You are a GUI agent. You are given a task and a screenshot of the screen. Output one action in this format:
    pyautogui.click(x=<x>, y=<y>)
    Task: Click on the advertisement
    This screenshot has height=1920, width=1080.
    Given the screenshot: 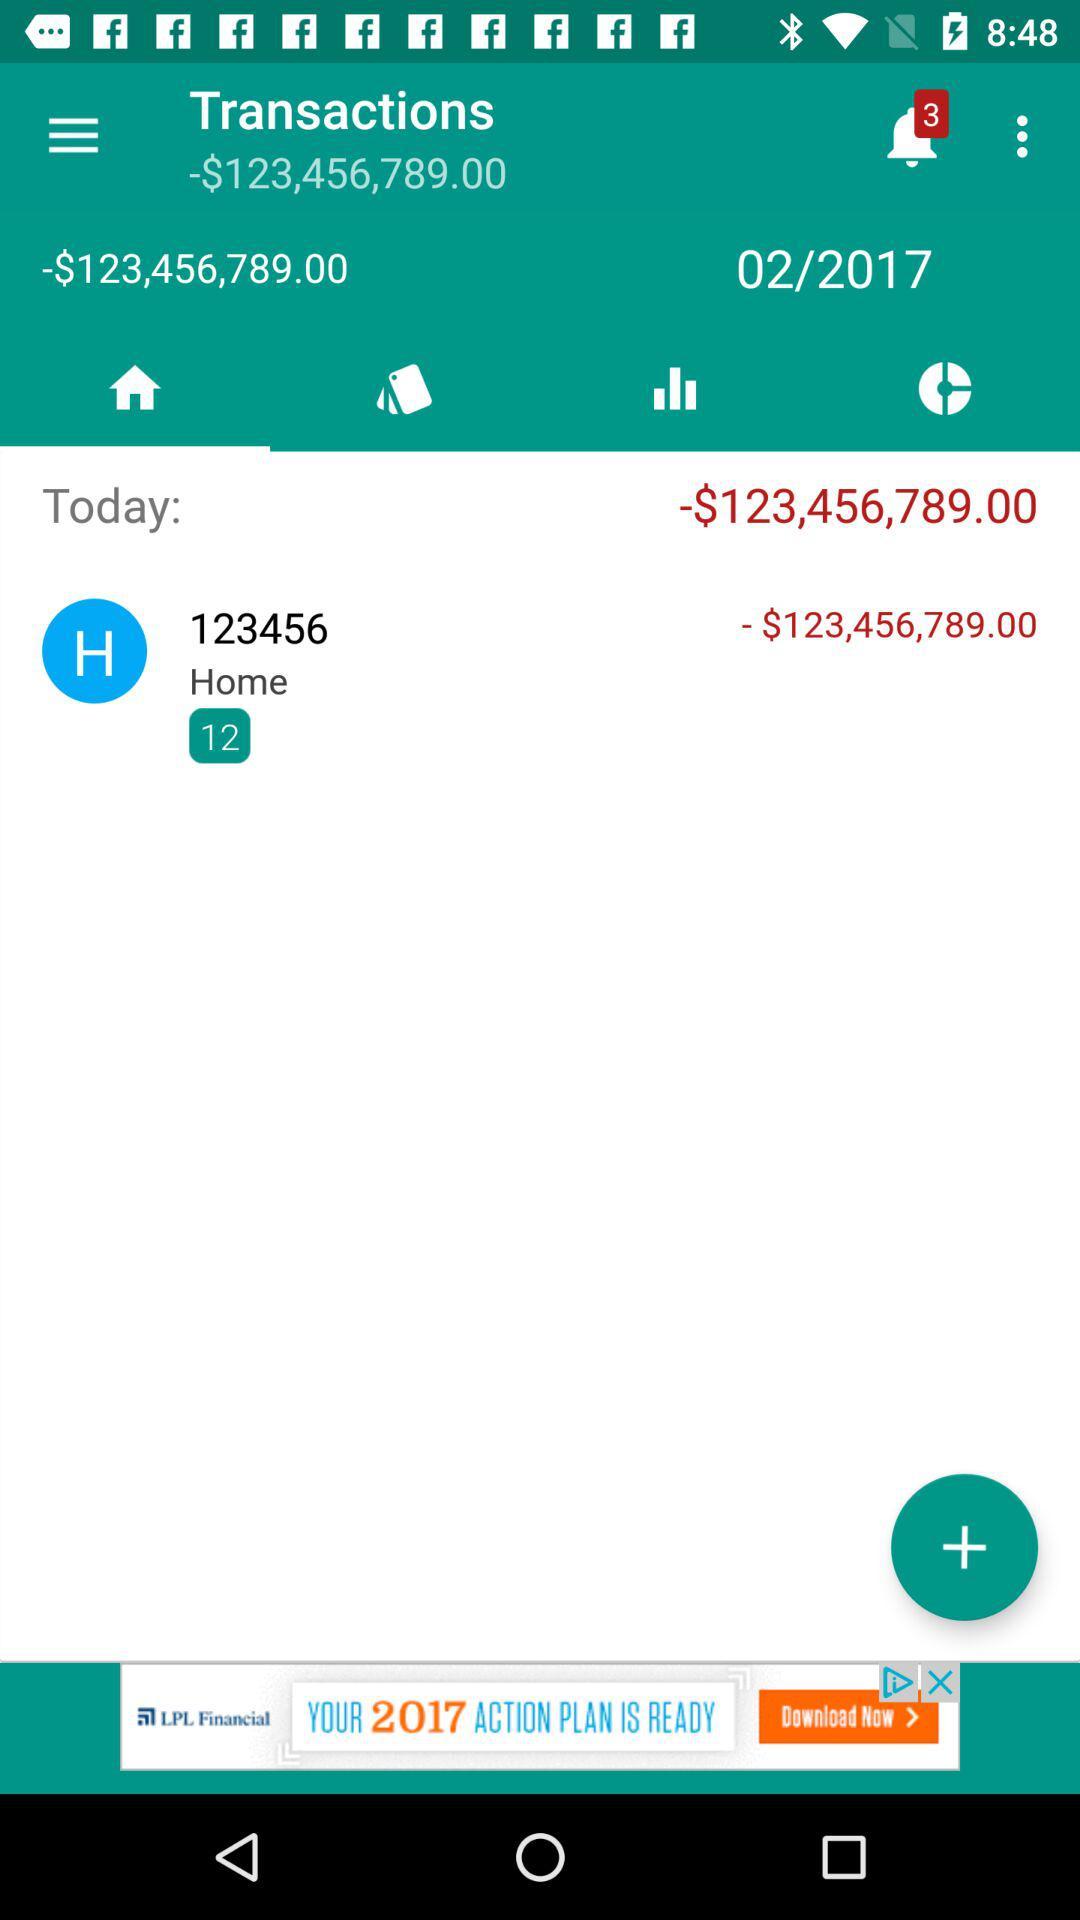 What is the action you would take?
    pyautogui.click(x=540, y=1727)
    